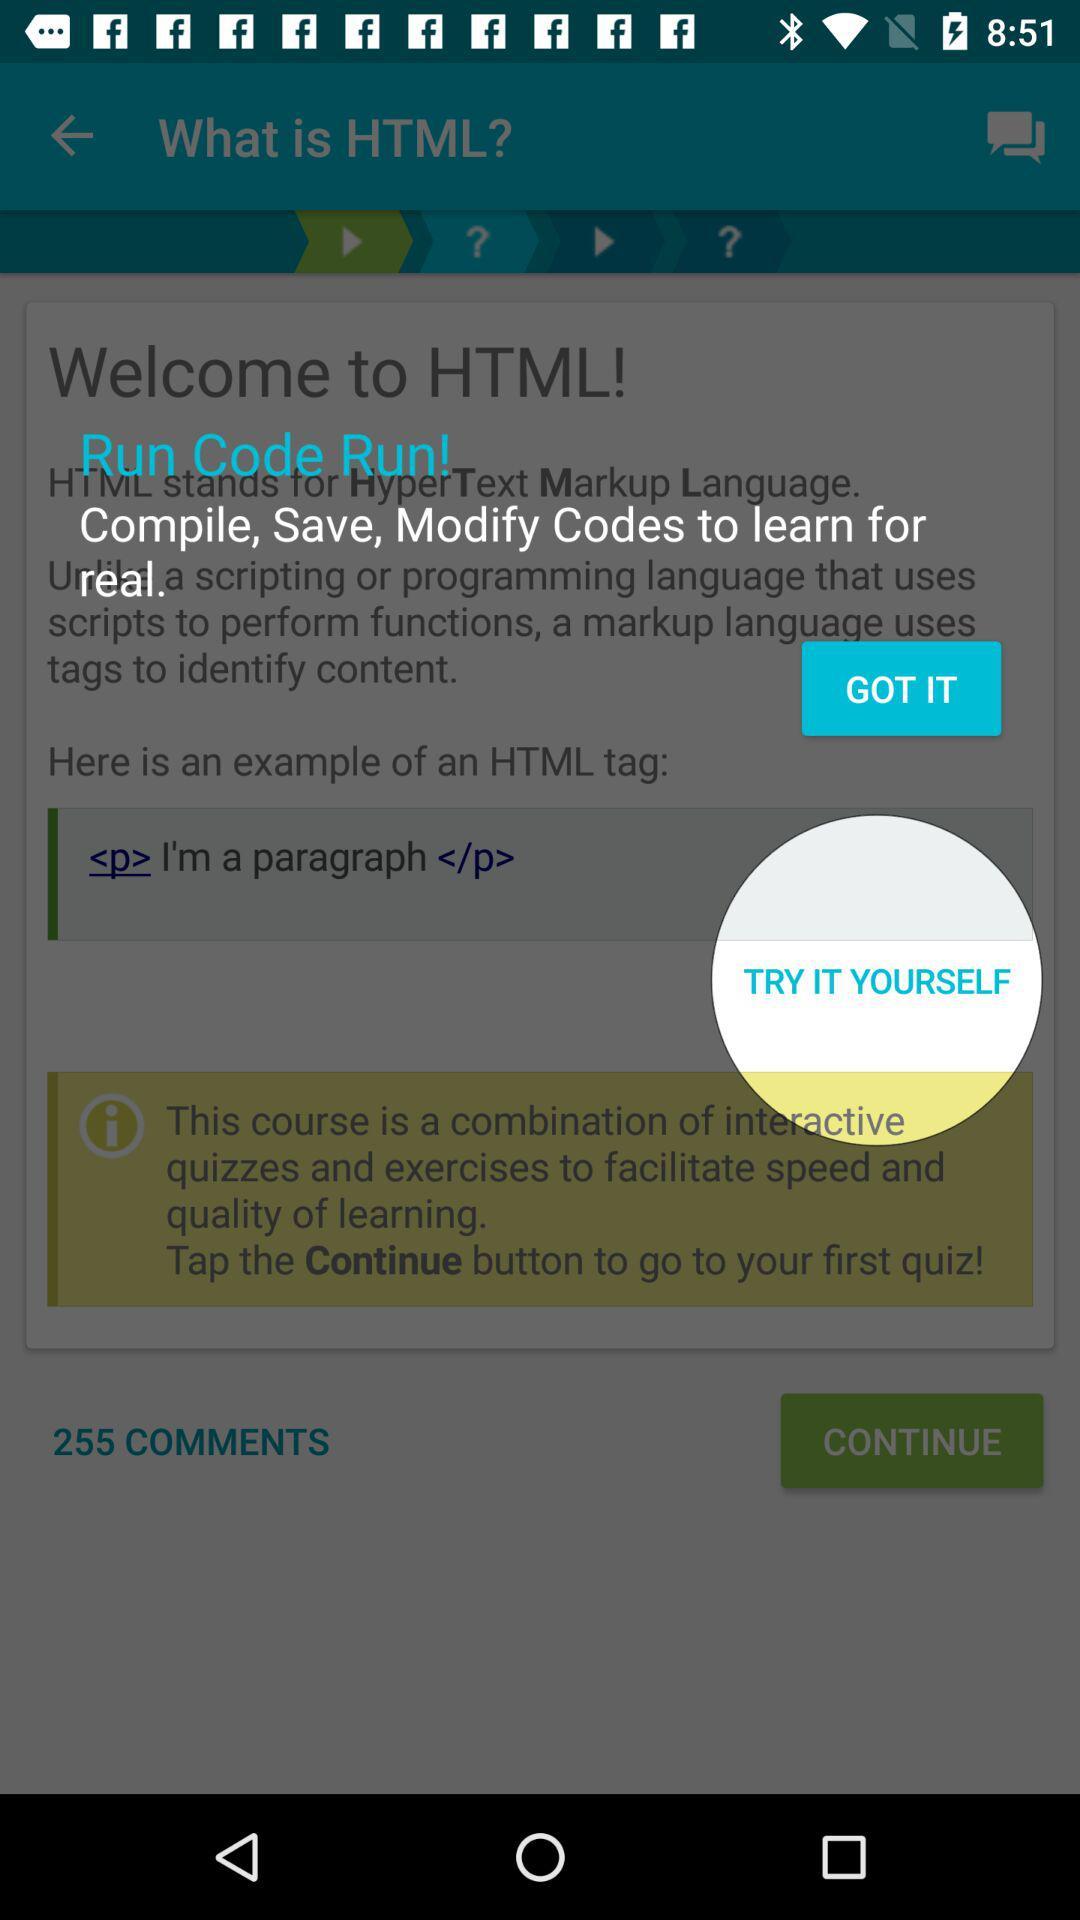  What do you see at coordinates (601, 240) in the screenshot?
I see `button` at bounding box center [601, 240].